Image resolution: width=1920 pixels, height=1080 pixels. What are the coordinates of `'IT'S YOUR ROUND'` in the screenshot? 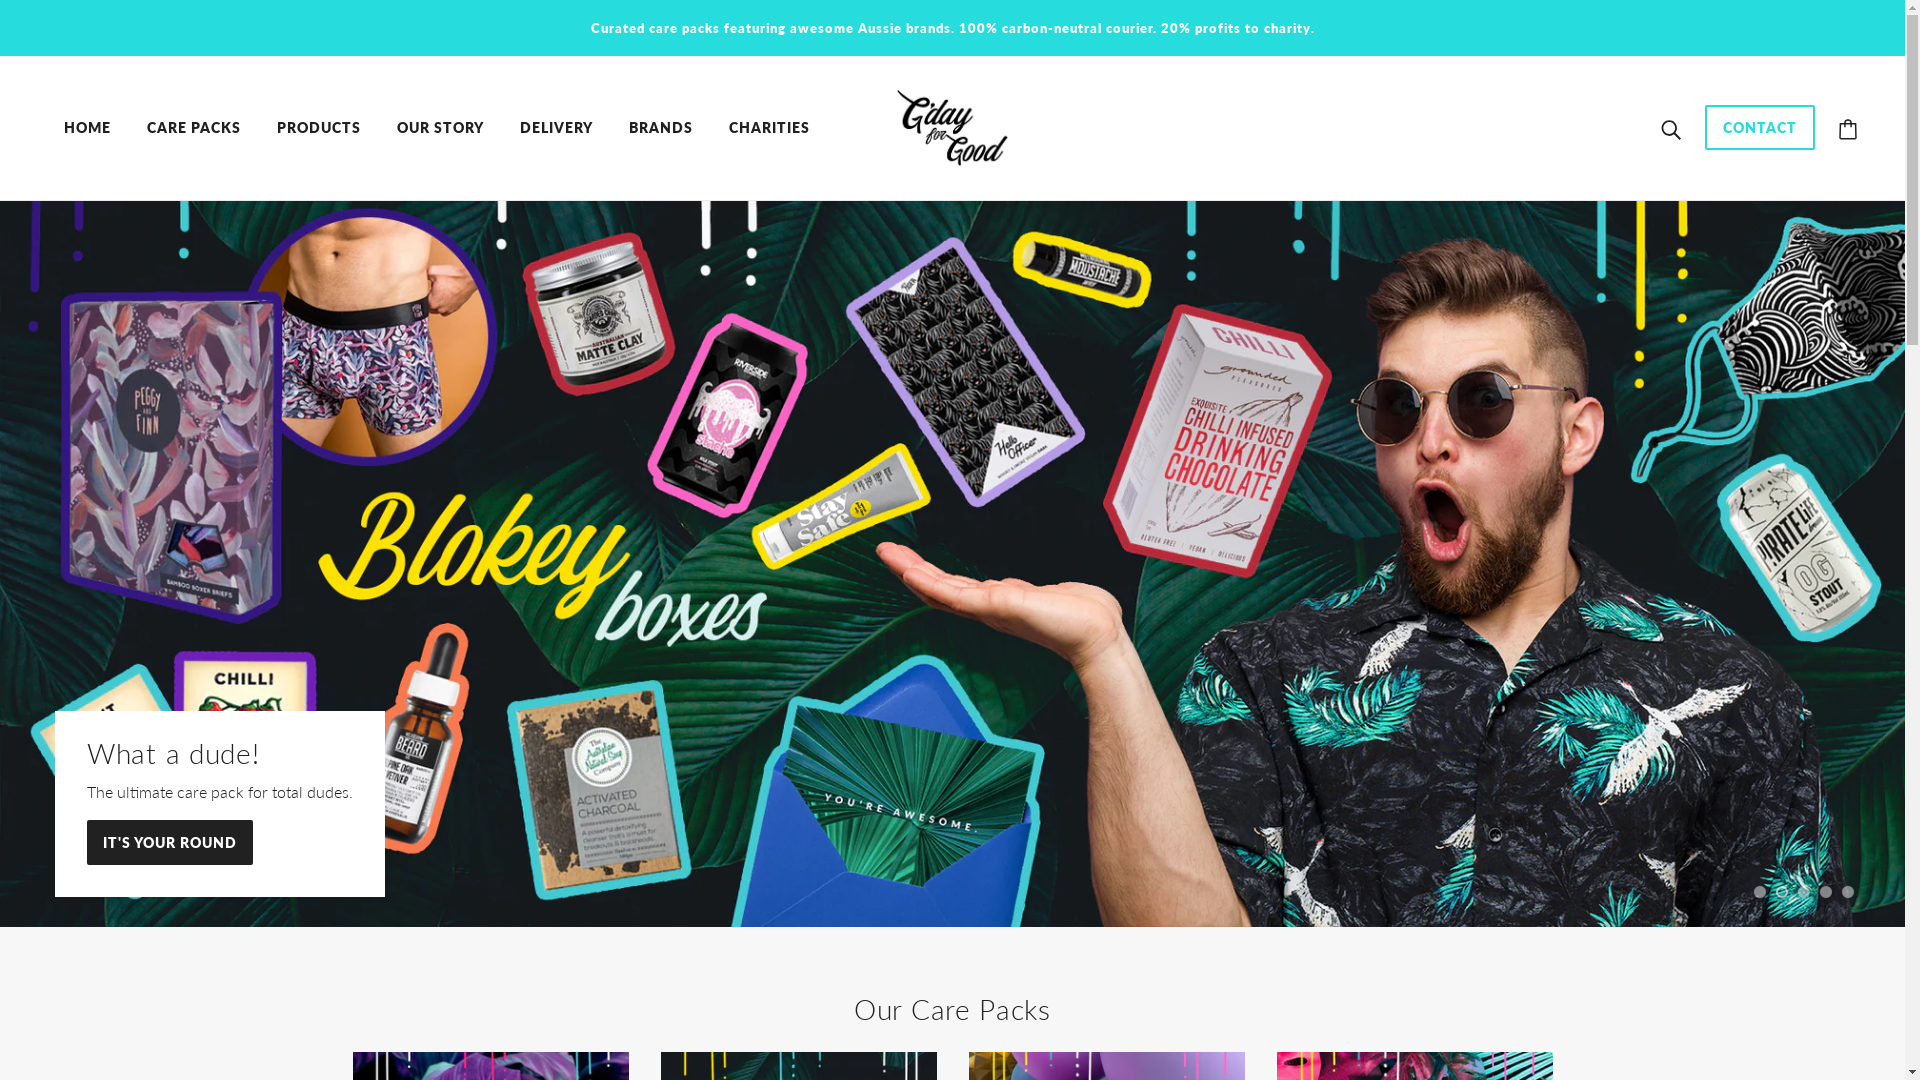 It's located at (169, 852).